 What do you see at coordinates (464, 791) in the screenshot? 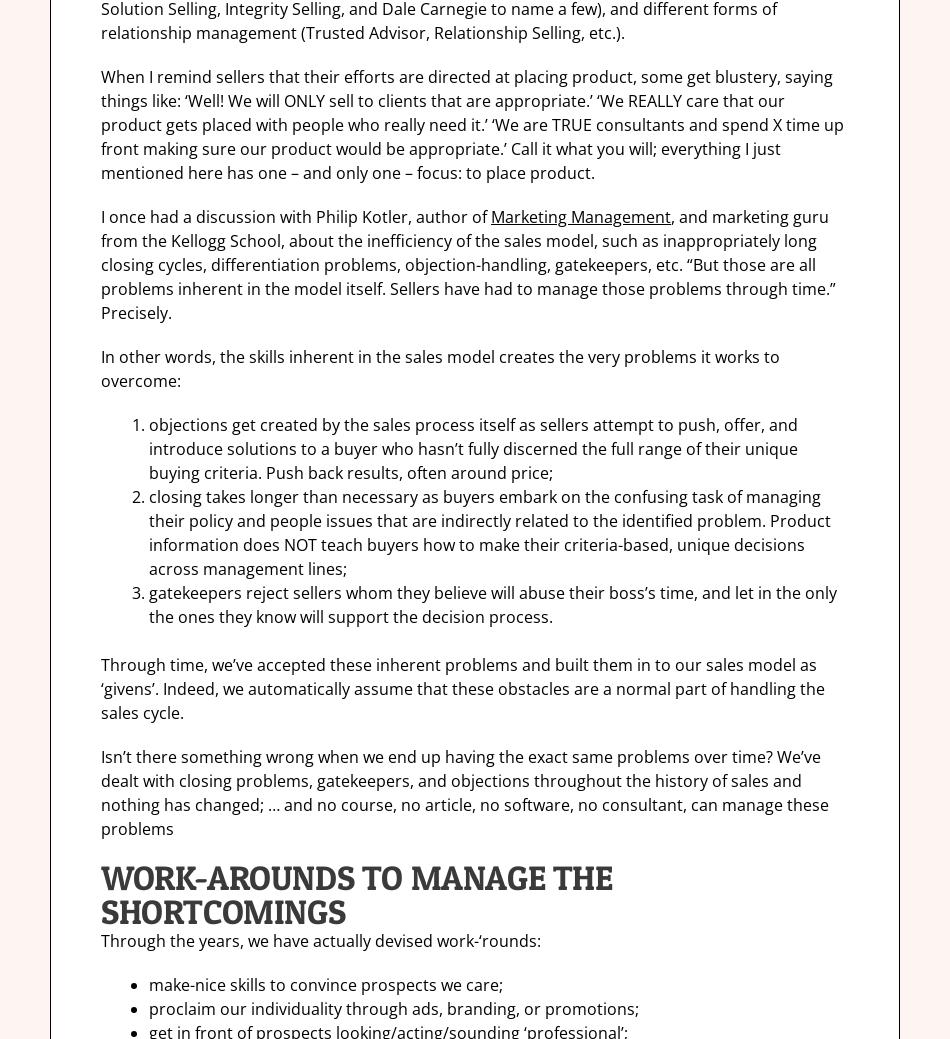
I see `'Isn’t there something wrong when we end up having the exact same problems over time? We’ve dealt with closing problems, gatekeepers, and objections throughout the history of sales and nothing has changed; … and no course, no article, no software, no consultant, can manage these problems'` at bounding box center [464, 791].